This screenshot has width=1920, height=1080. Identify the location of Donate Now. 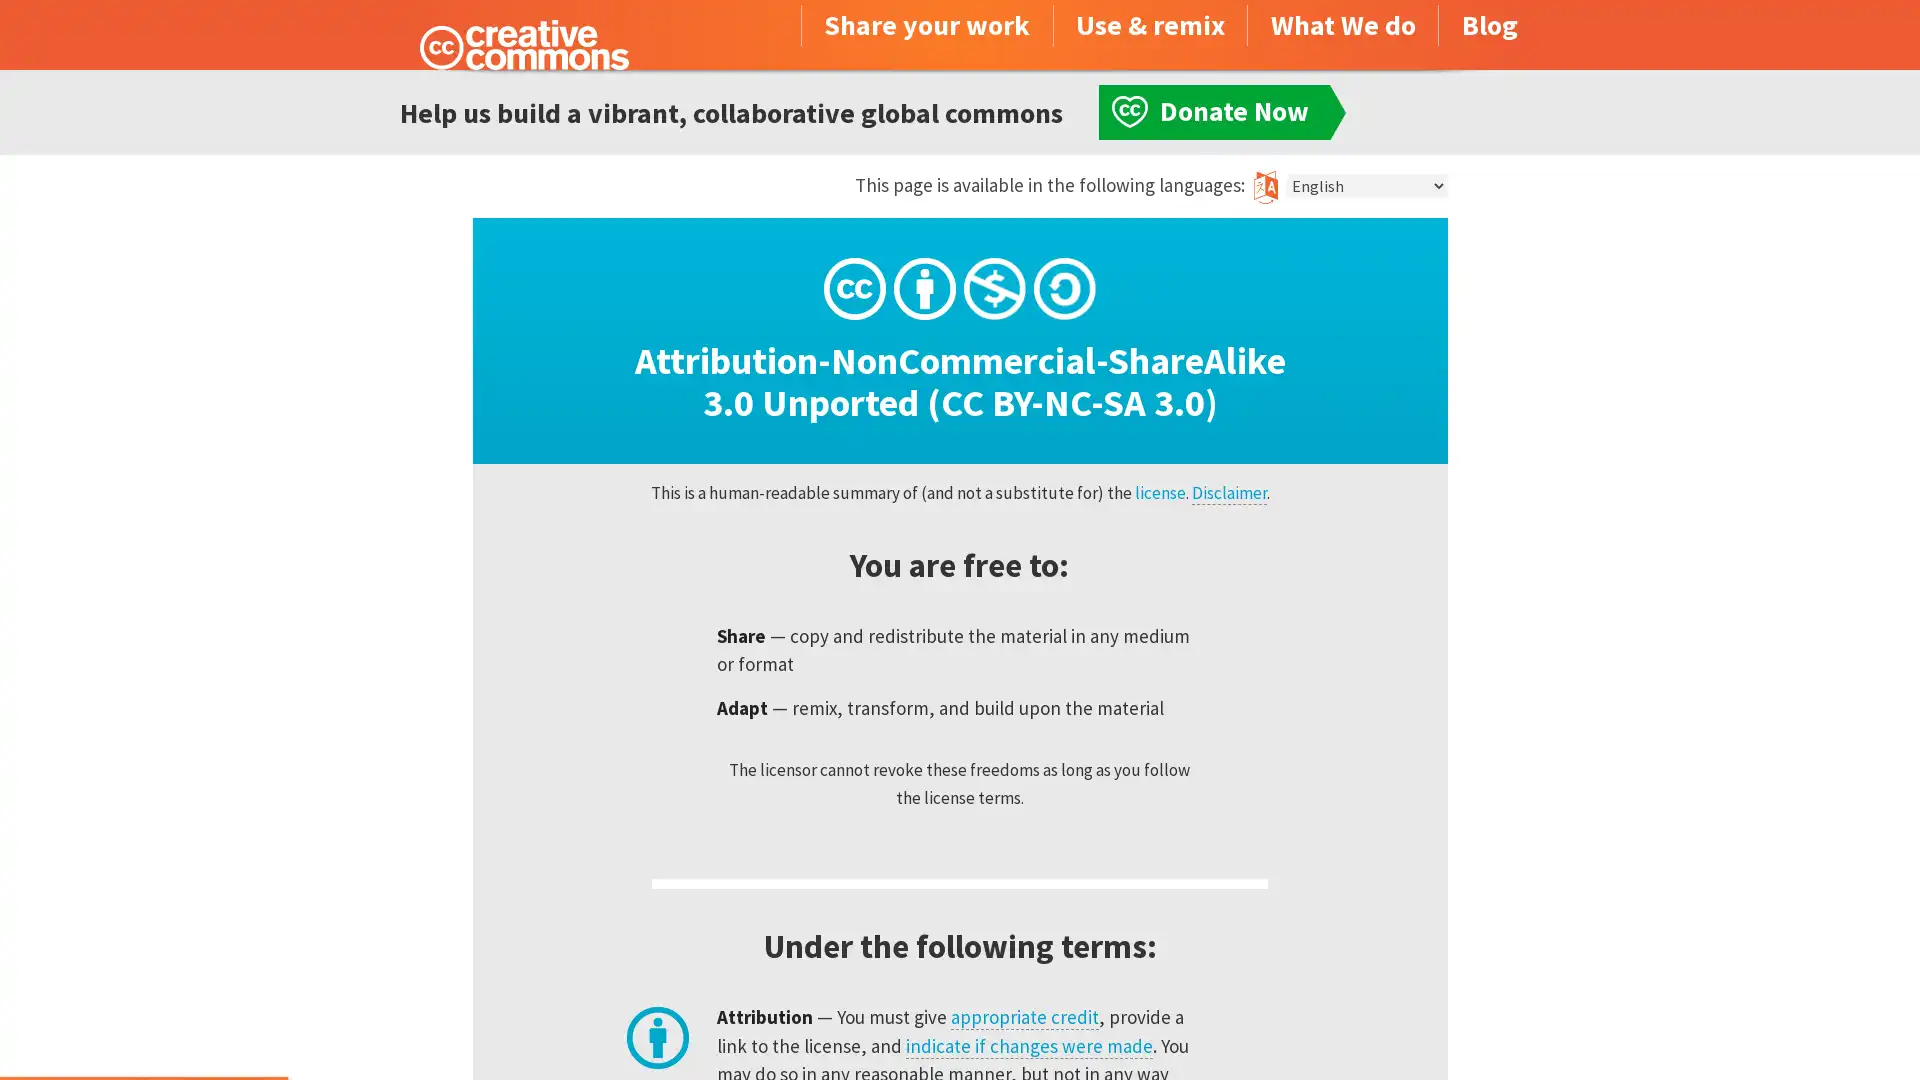
(143, 1026).